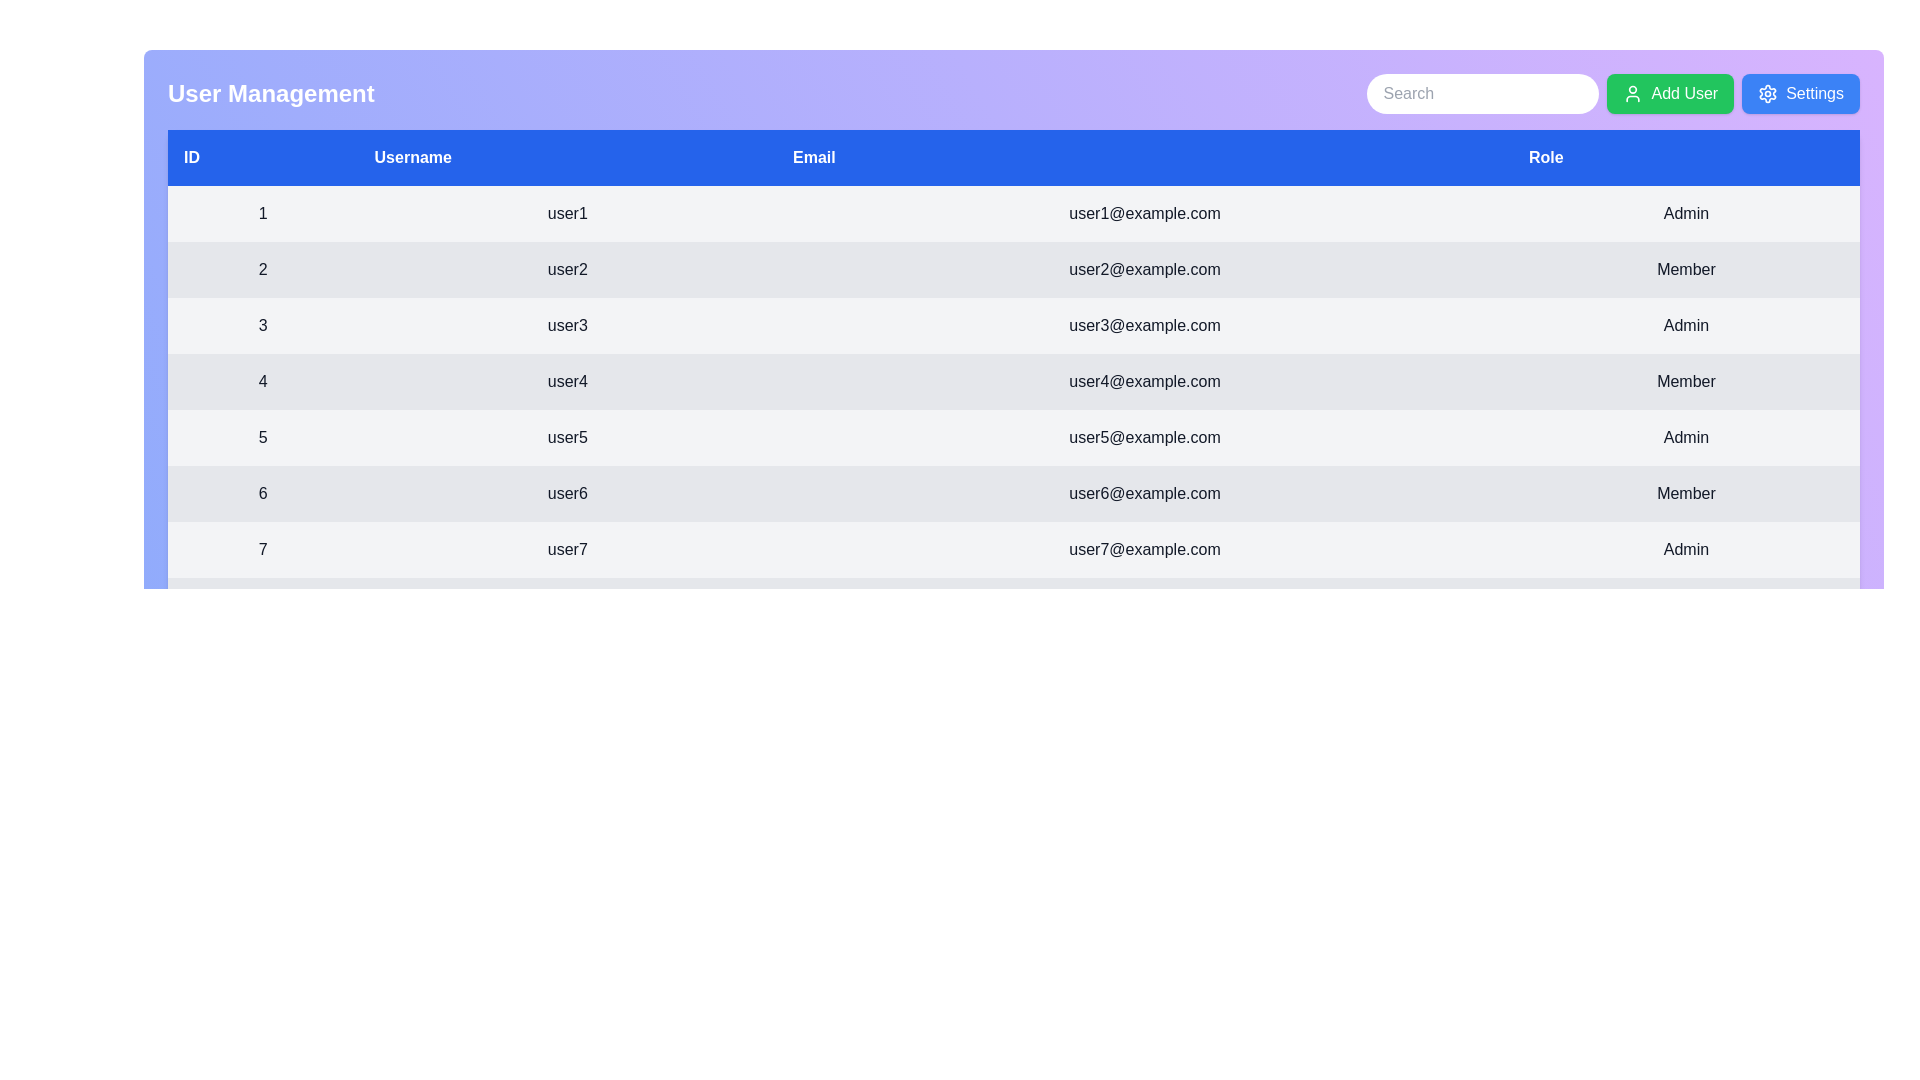  I want to click on the 'Settings' button to access configuration options, so click(1800, 93).